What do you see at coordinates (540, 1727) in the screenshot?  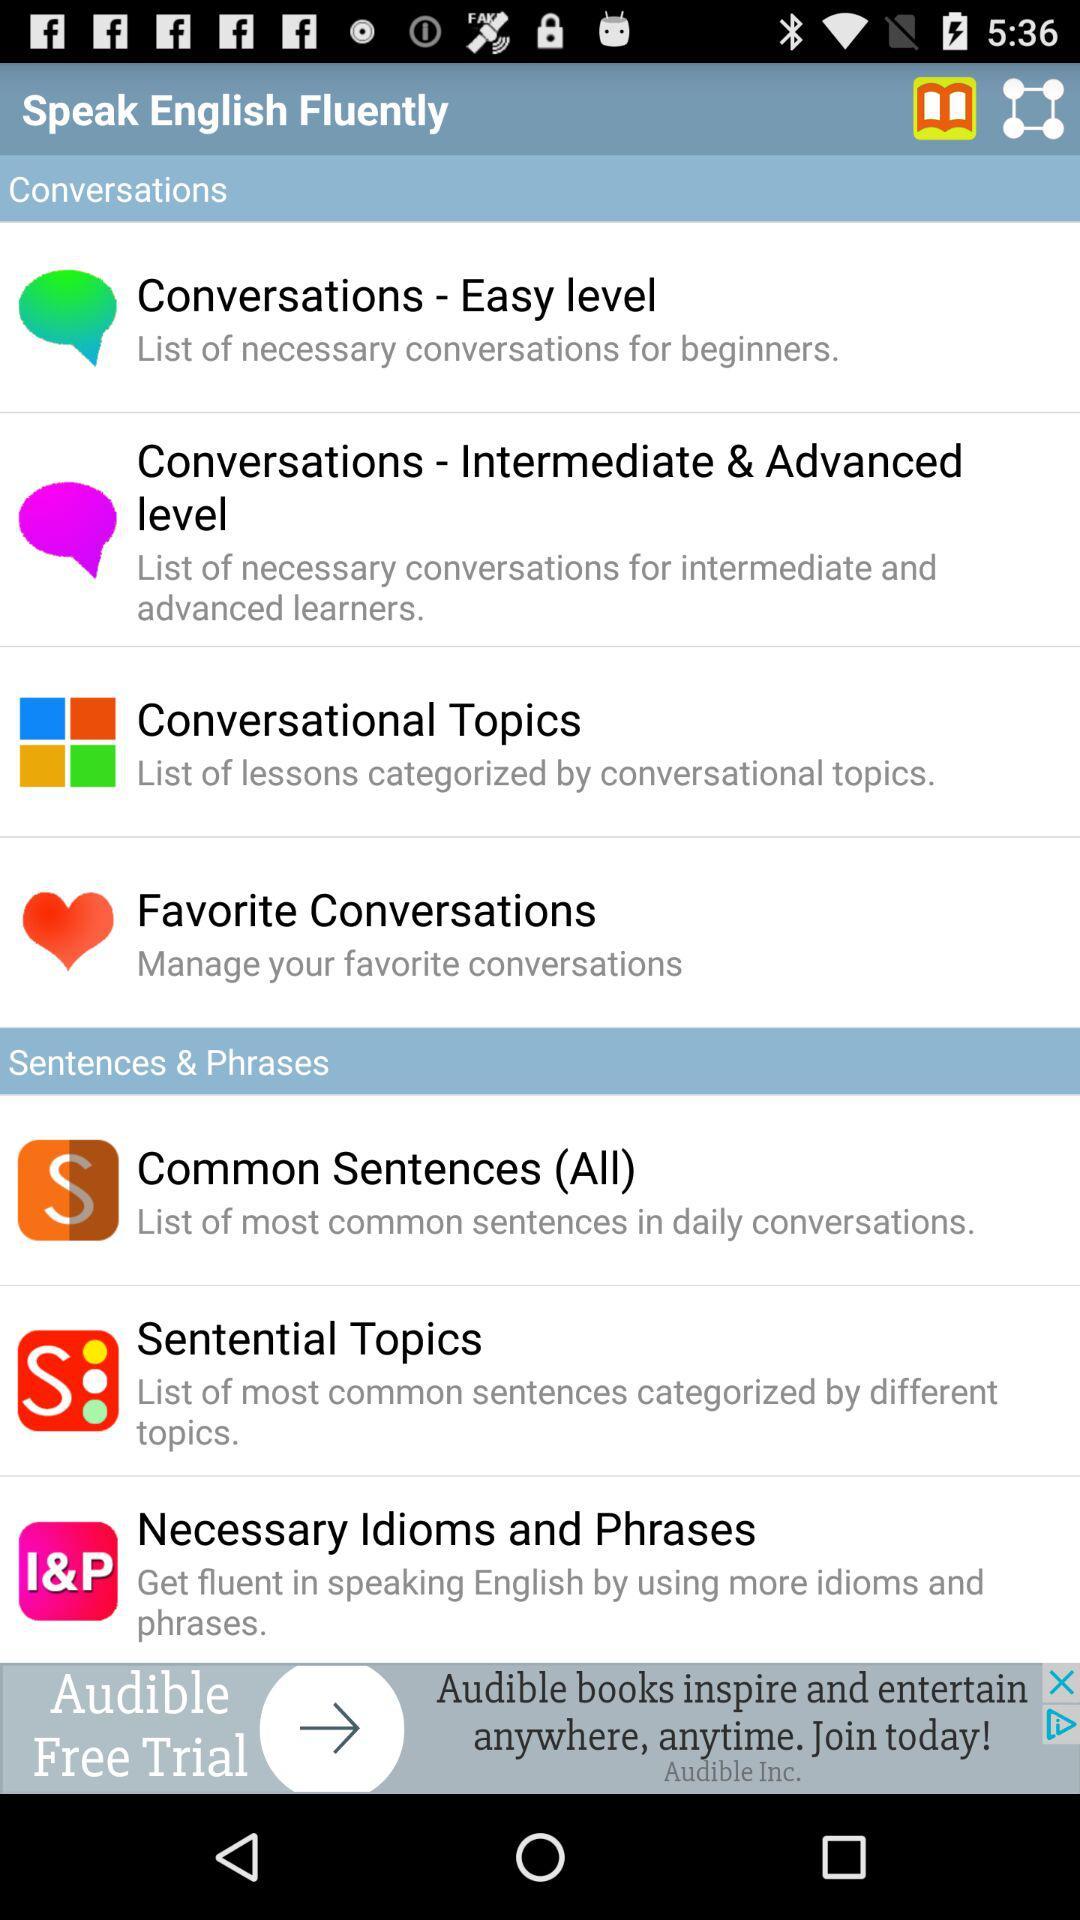 I see `advertisement link` at bounding box center [540, 1727].